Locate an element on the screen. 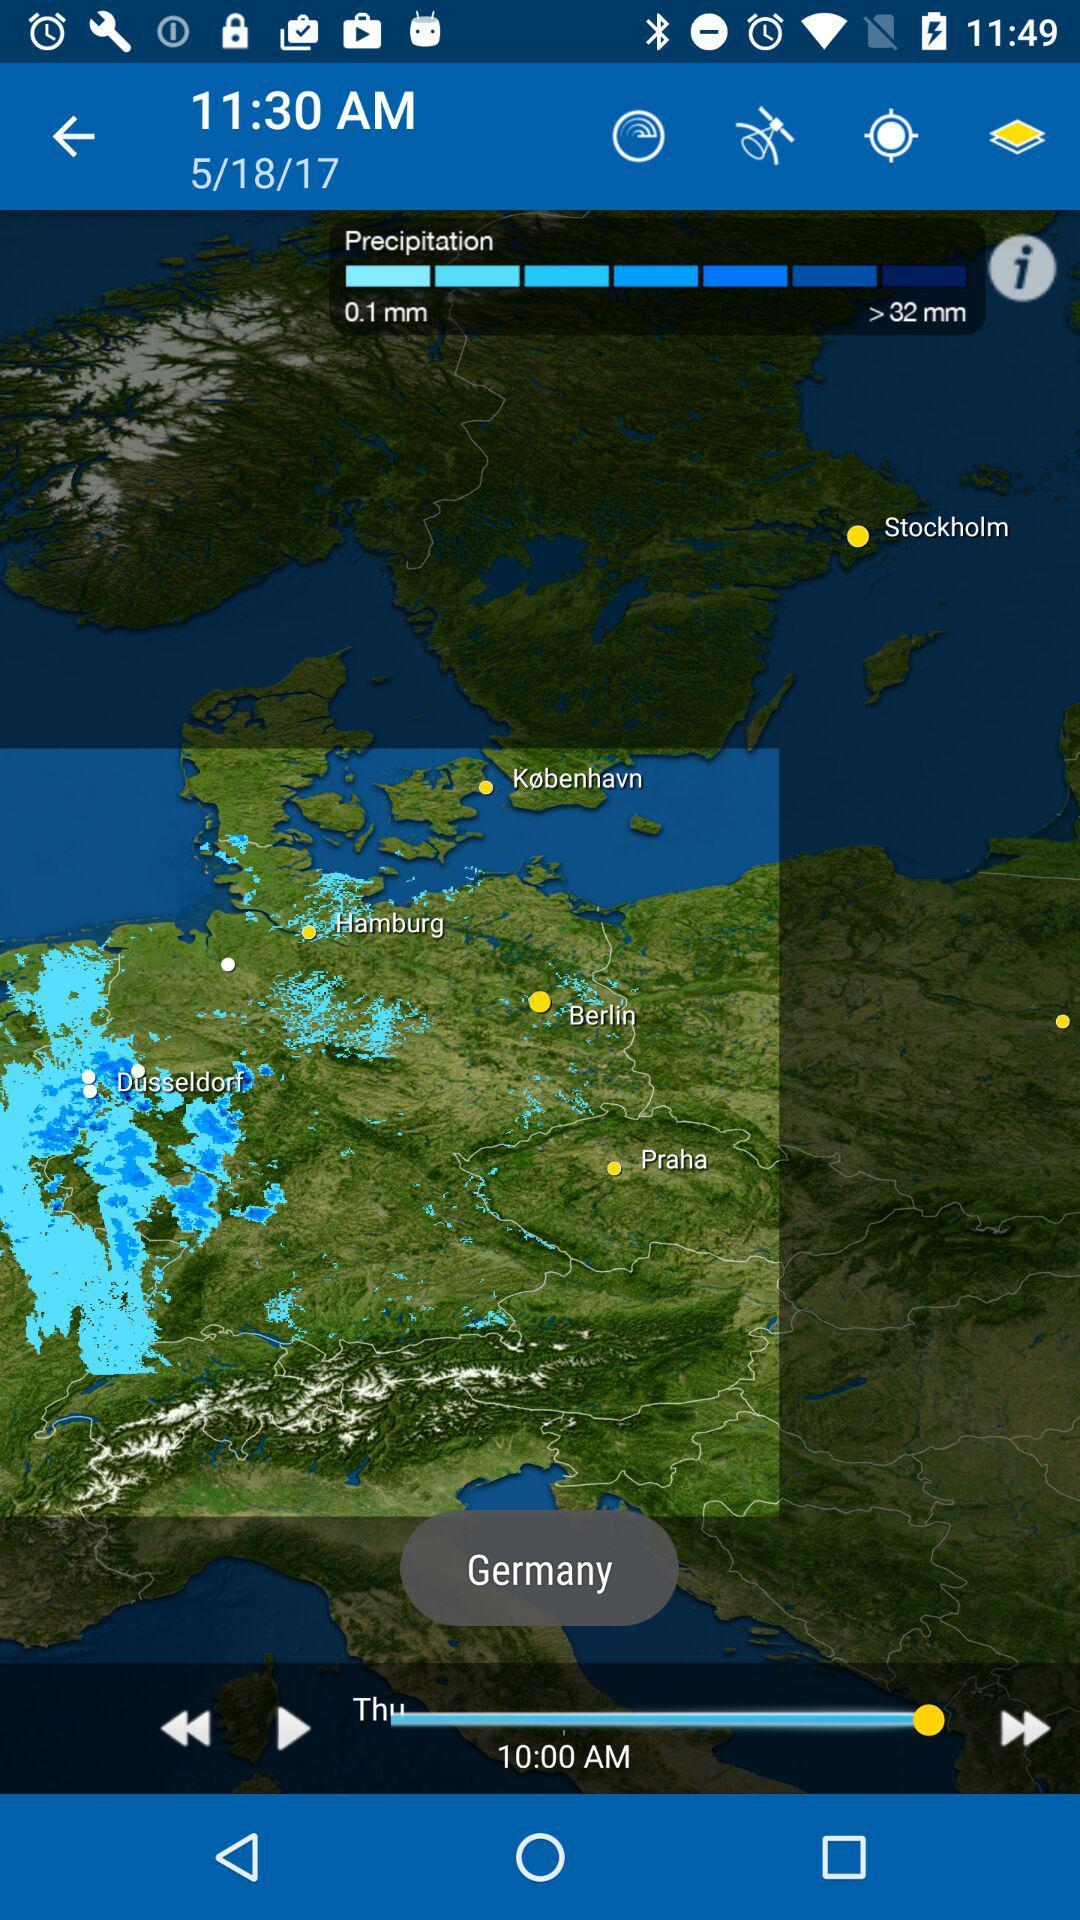 The width and height of the screenshot is (1080, 1920). icon at the bottom right corner is located at coordinates (1025, 1727).